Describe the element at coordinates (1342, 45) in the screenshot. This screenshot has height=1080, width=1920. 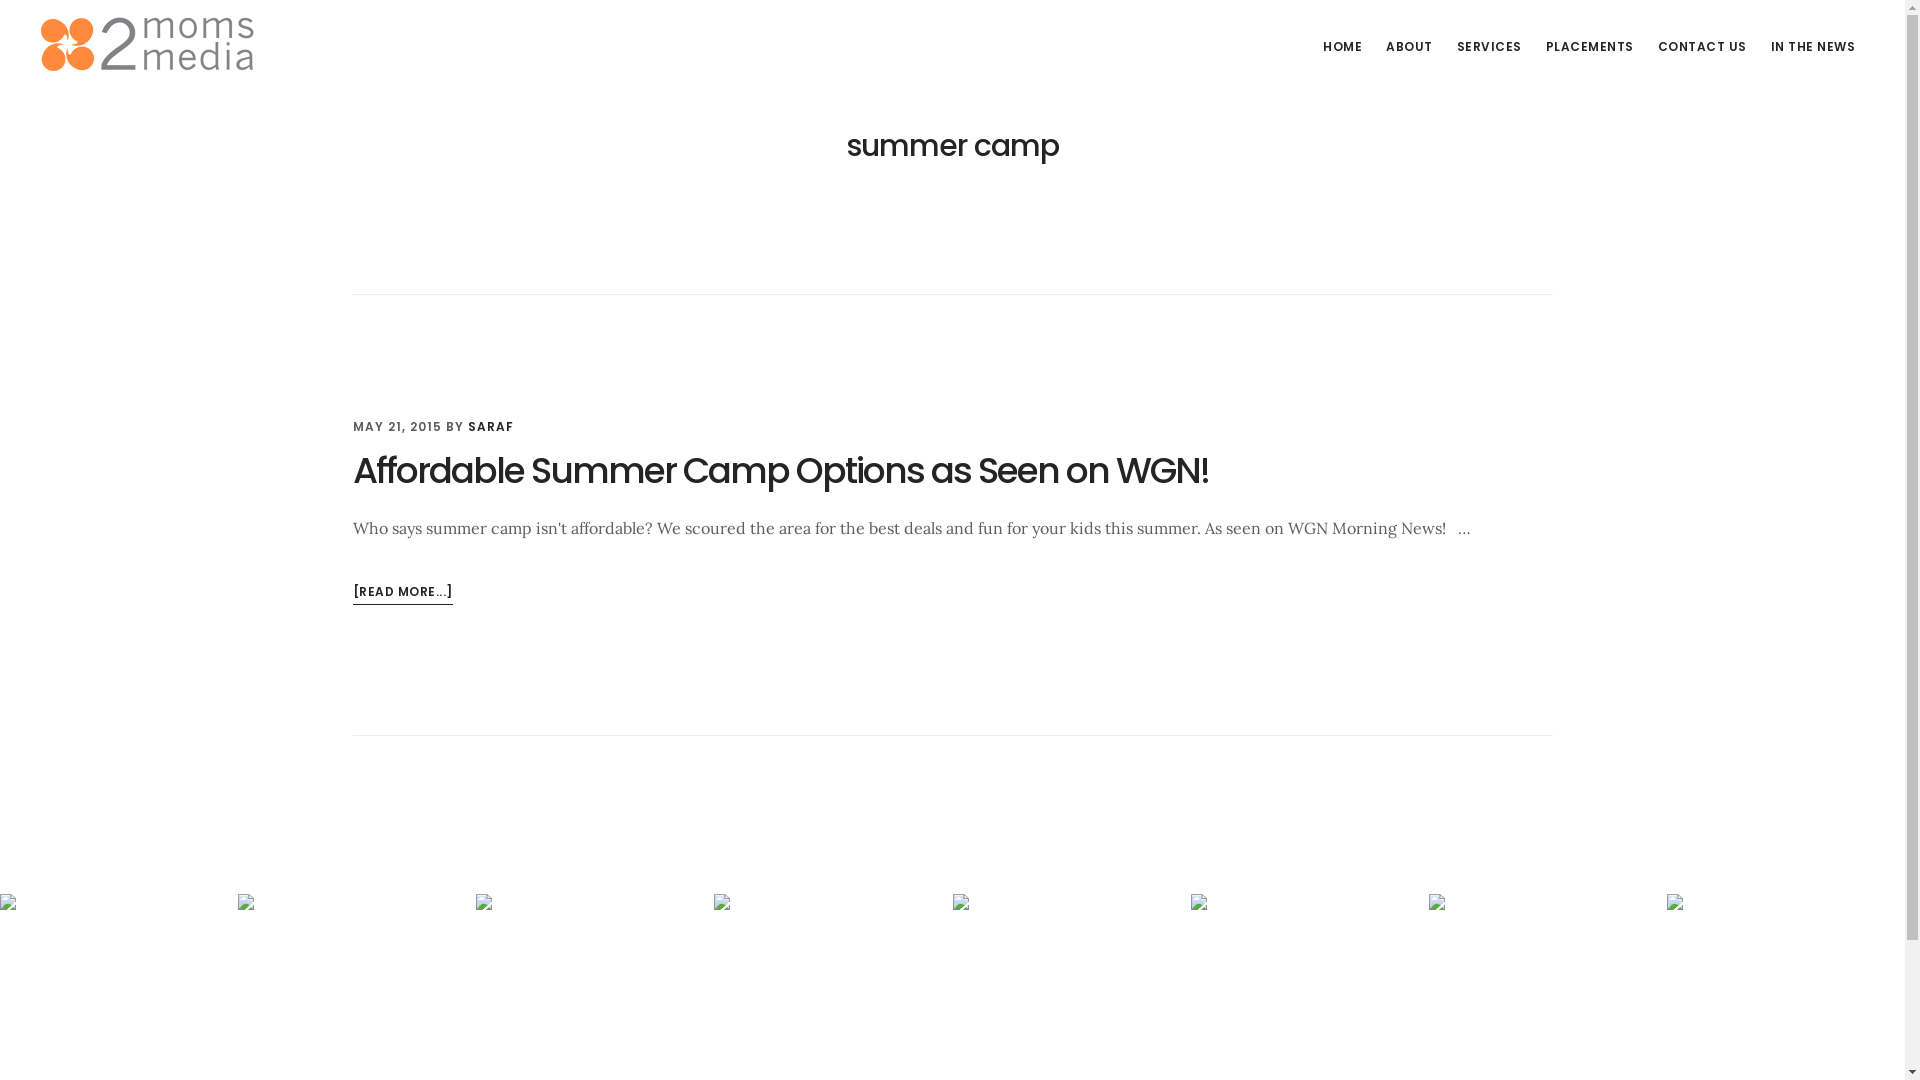
I see `'HOME'` at that location.